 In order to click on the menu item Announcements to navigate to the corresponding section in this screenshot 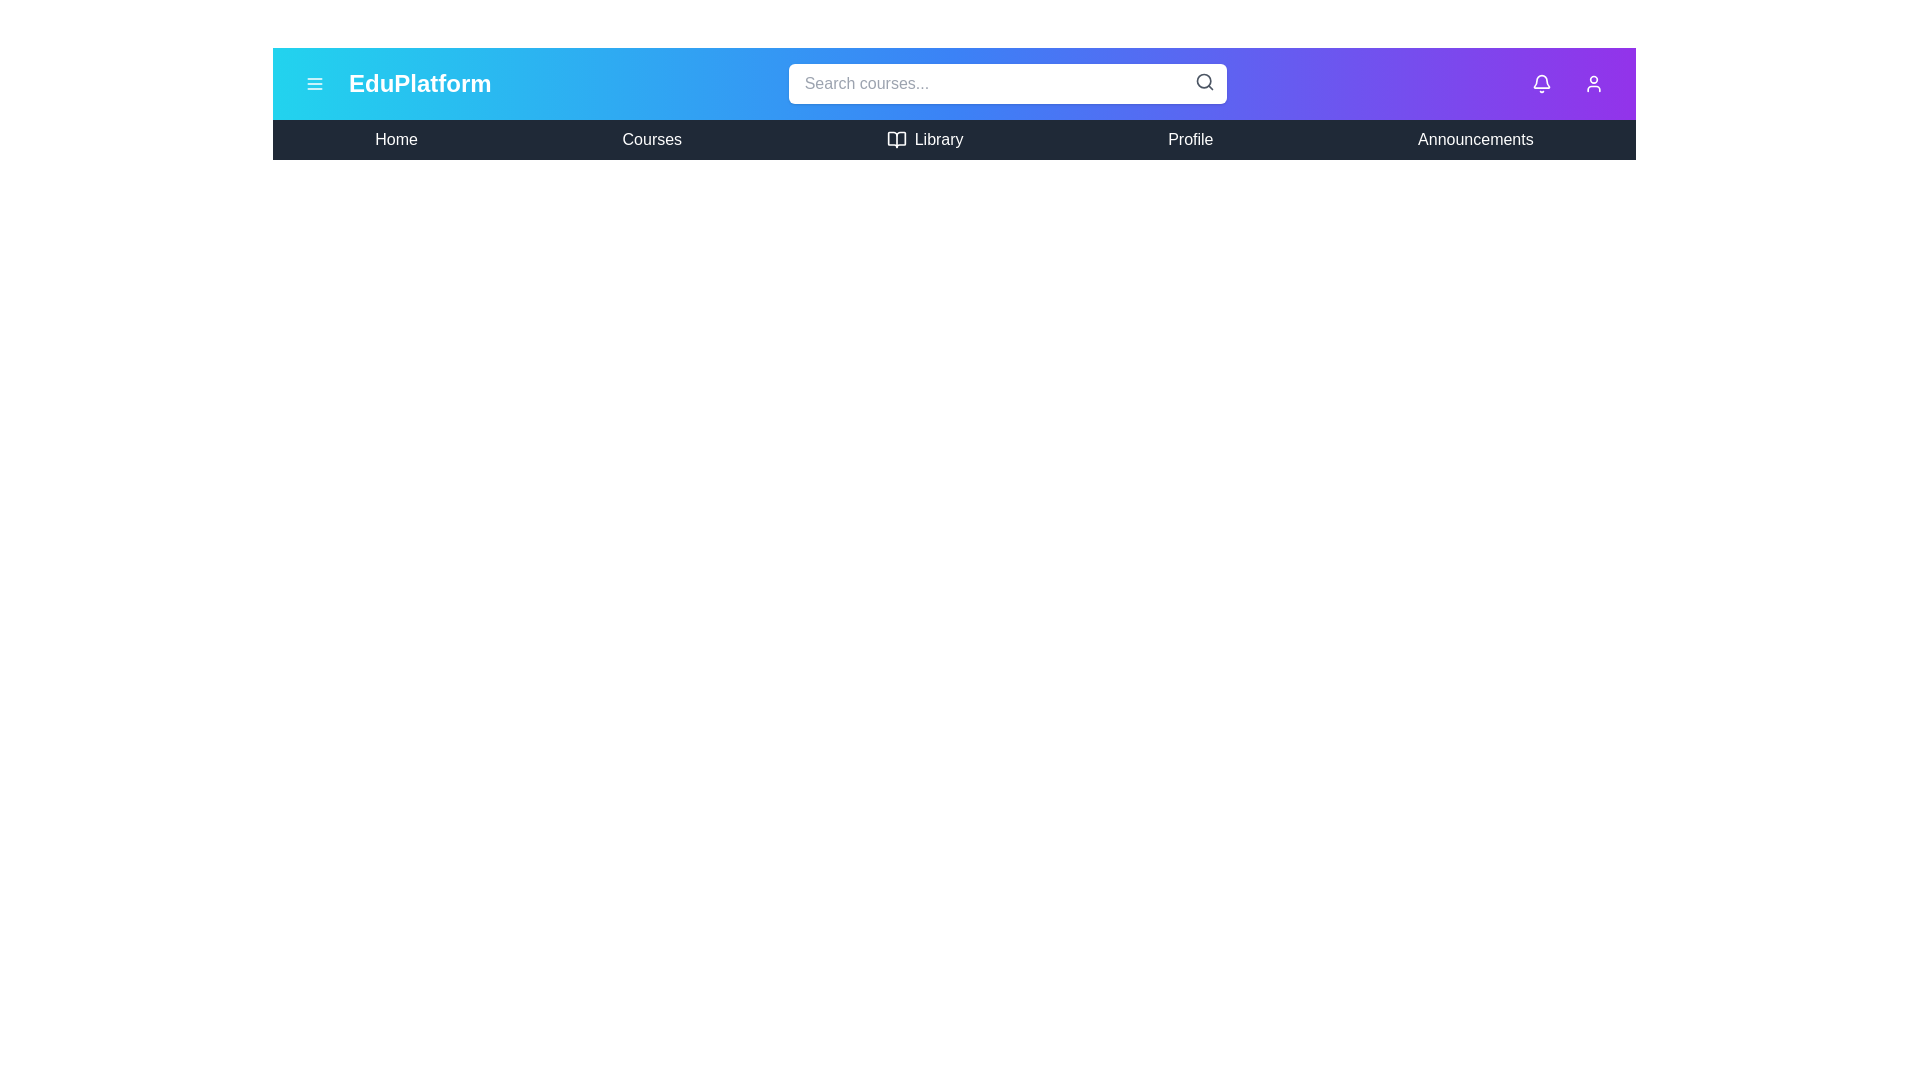, I will do `click(1475, 138)`.